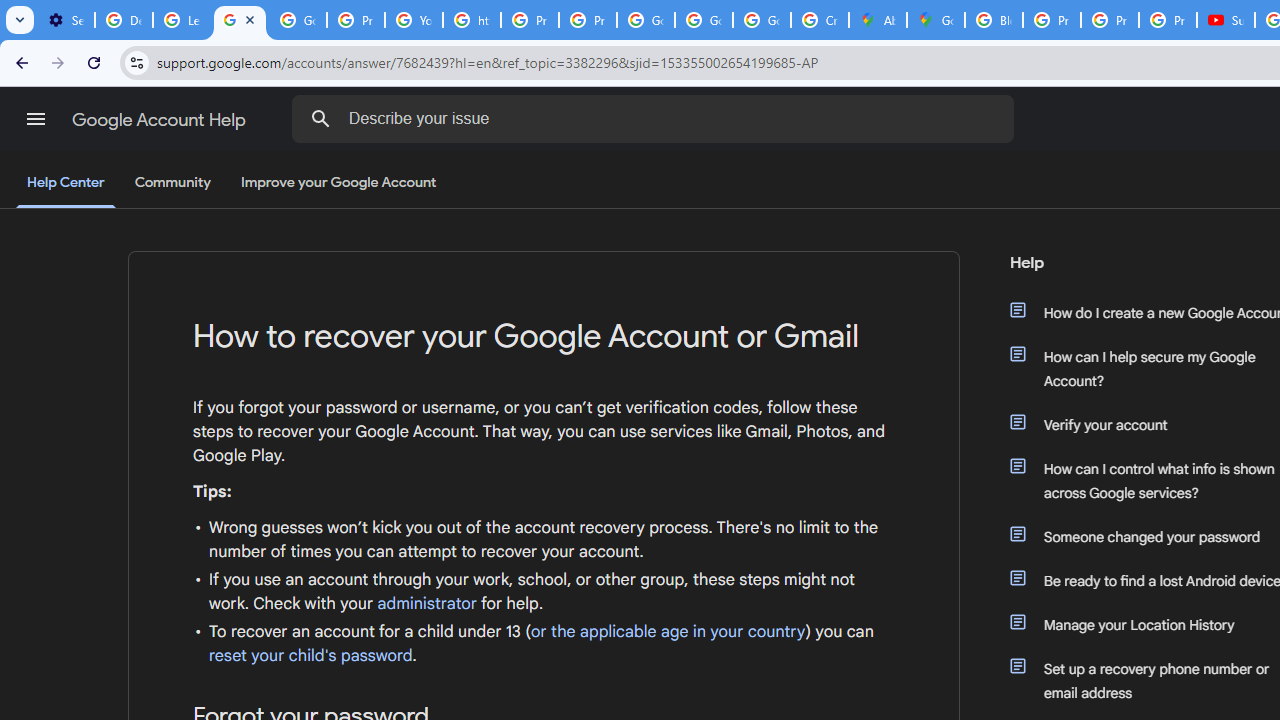 The width and height of the screenshot is (1280, 720). Describe the element at coordinates (993, 20) in the screenshot. I see `'Blogger Policies and Guidelines - Transparency Center'` at that location.